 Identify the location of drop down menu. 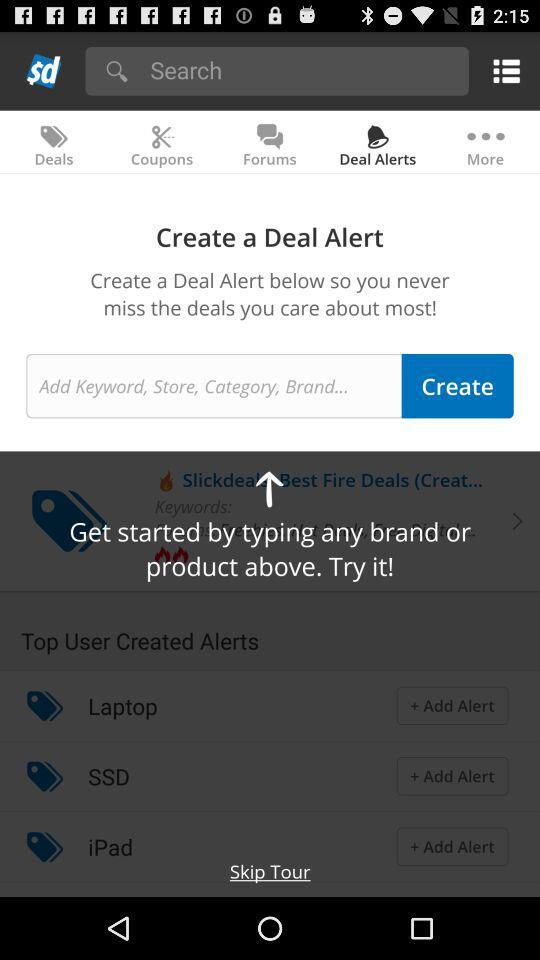
(44, 70).